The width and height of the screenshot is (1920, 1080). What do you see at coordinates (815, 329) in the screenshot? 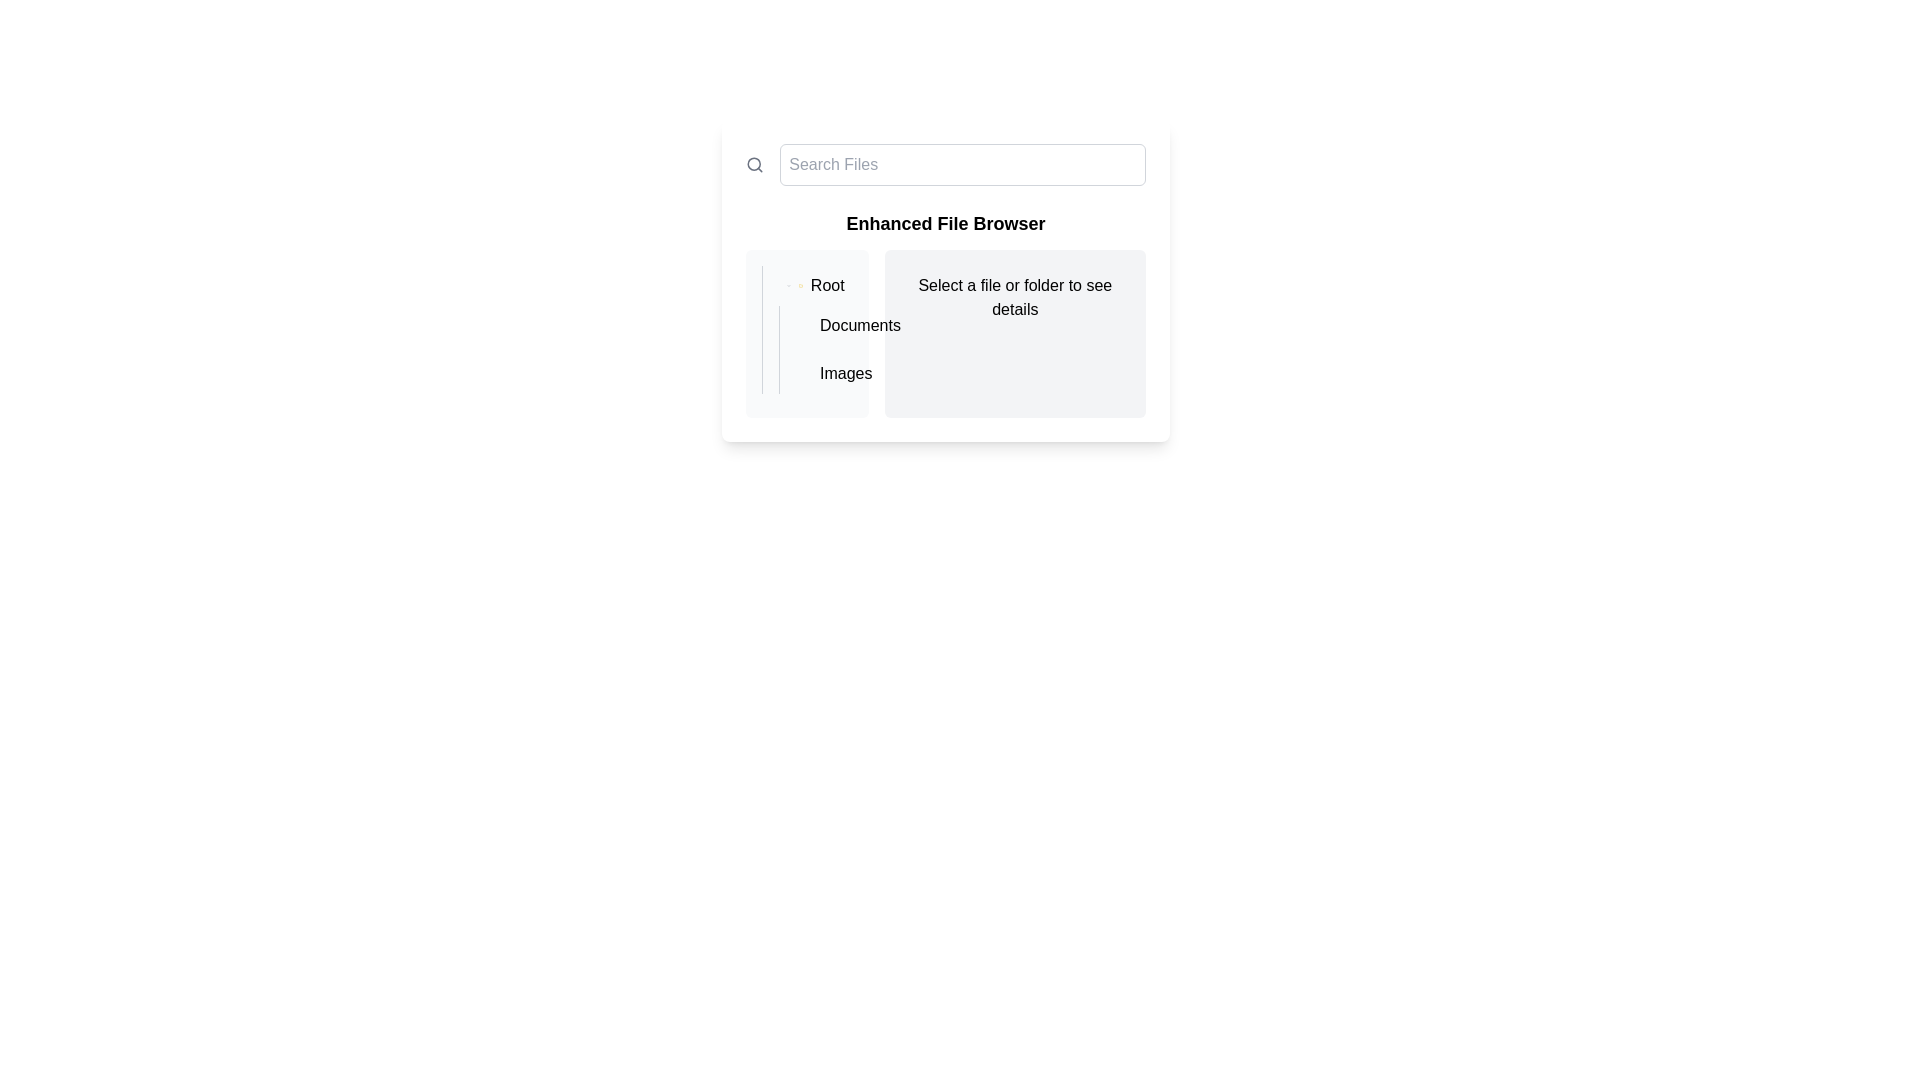
I see `the 'Documents' folder label in the file navigation interface` at bounding box center [815, 329].